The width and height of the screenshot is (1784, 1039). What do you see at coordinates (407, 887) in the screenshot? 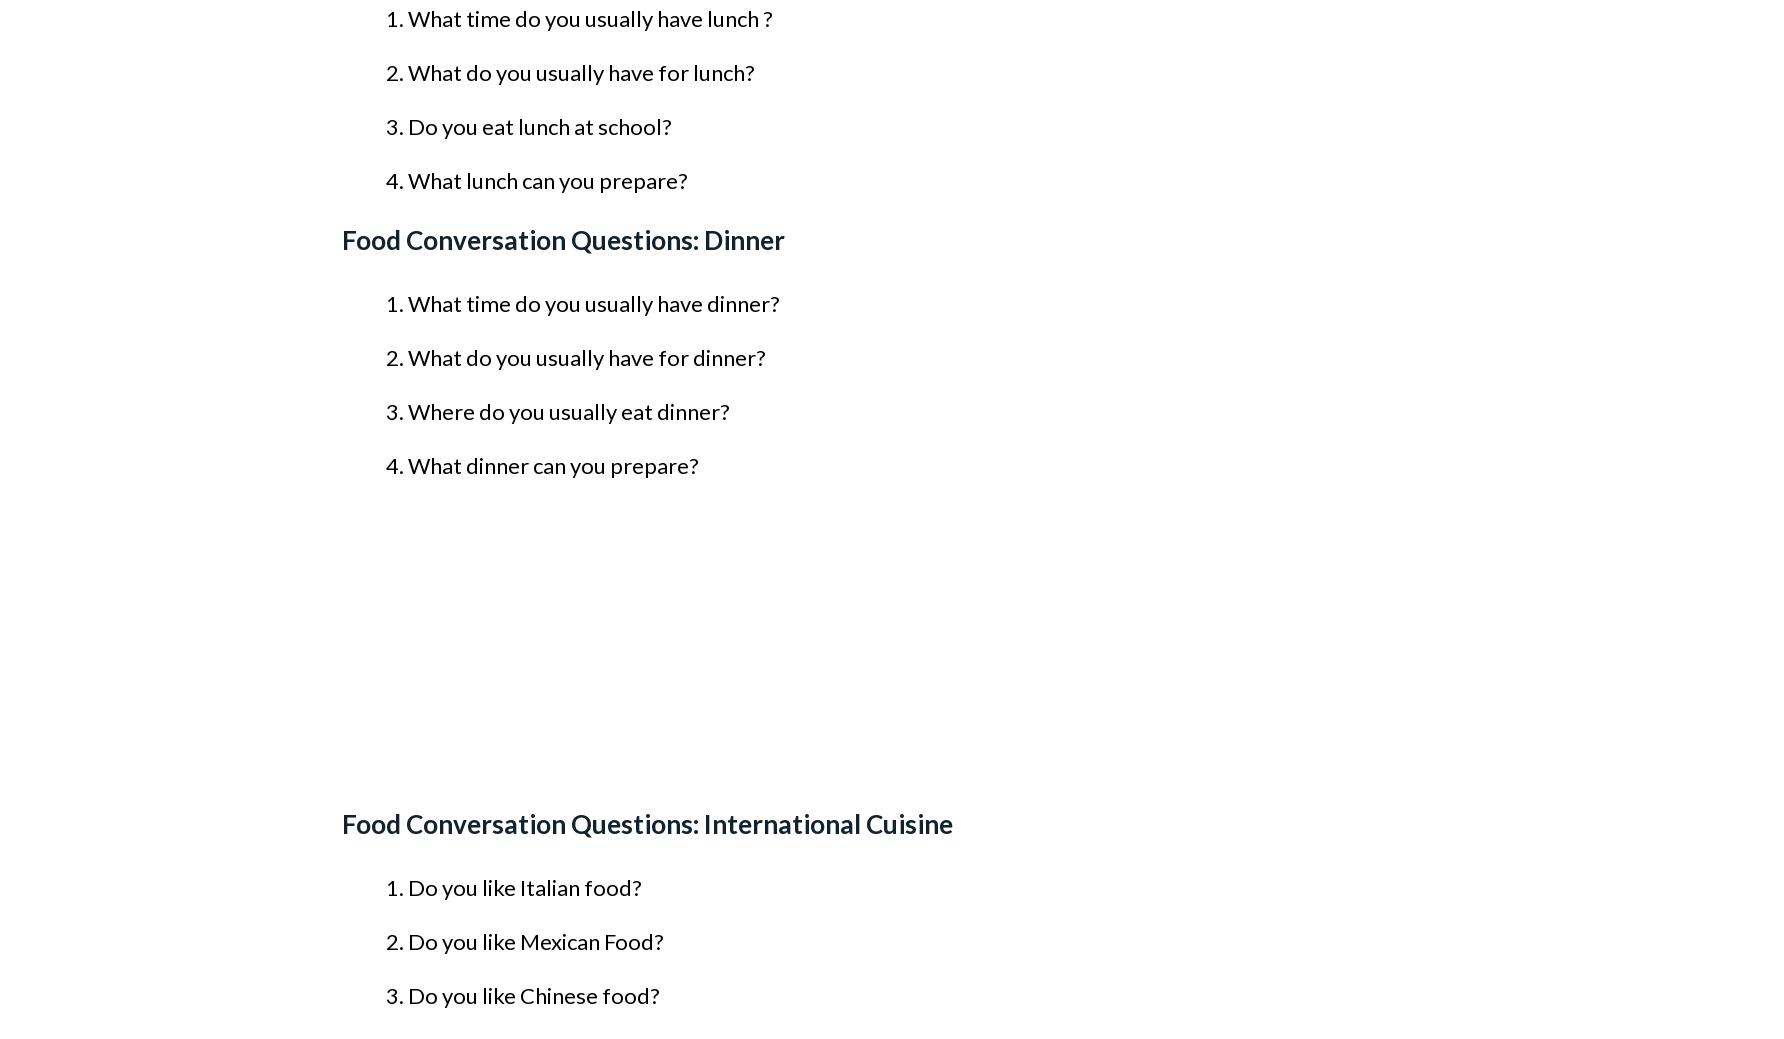
I see `'Do you like Italian food?'` at bounding box center [407, 887].